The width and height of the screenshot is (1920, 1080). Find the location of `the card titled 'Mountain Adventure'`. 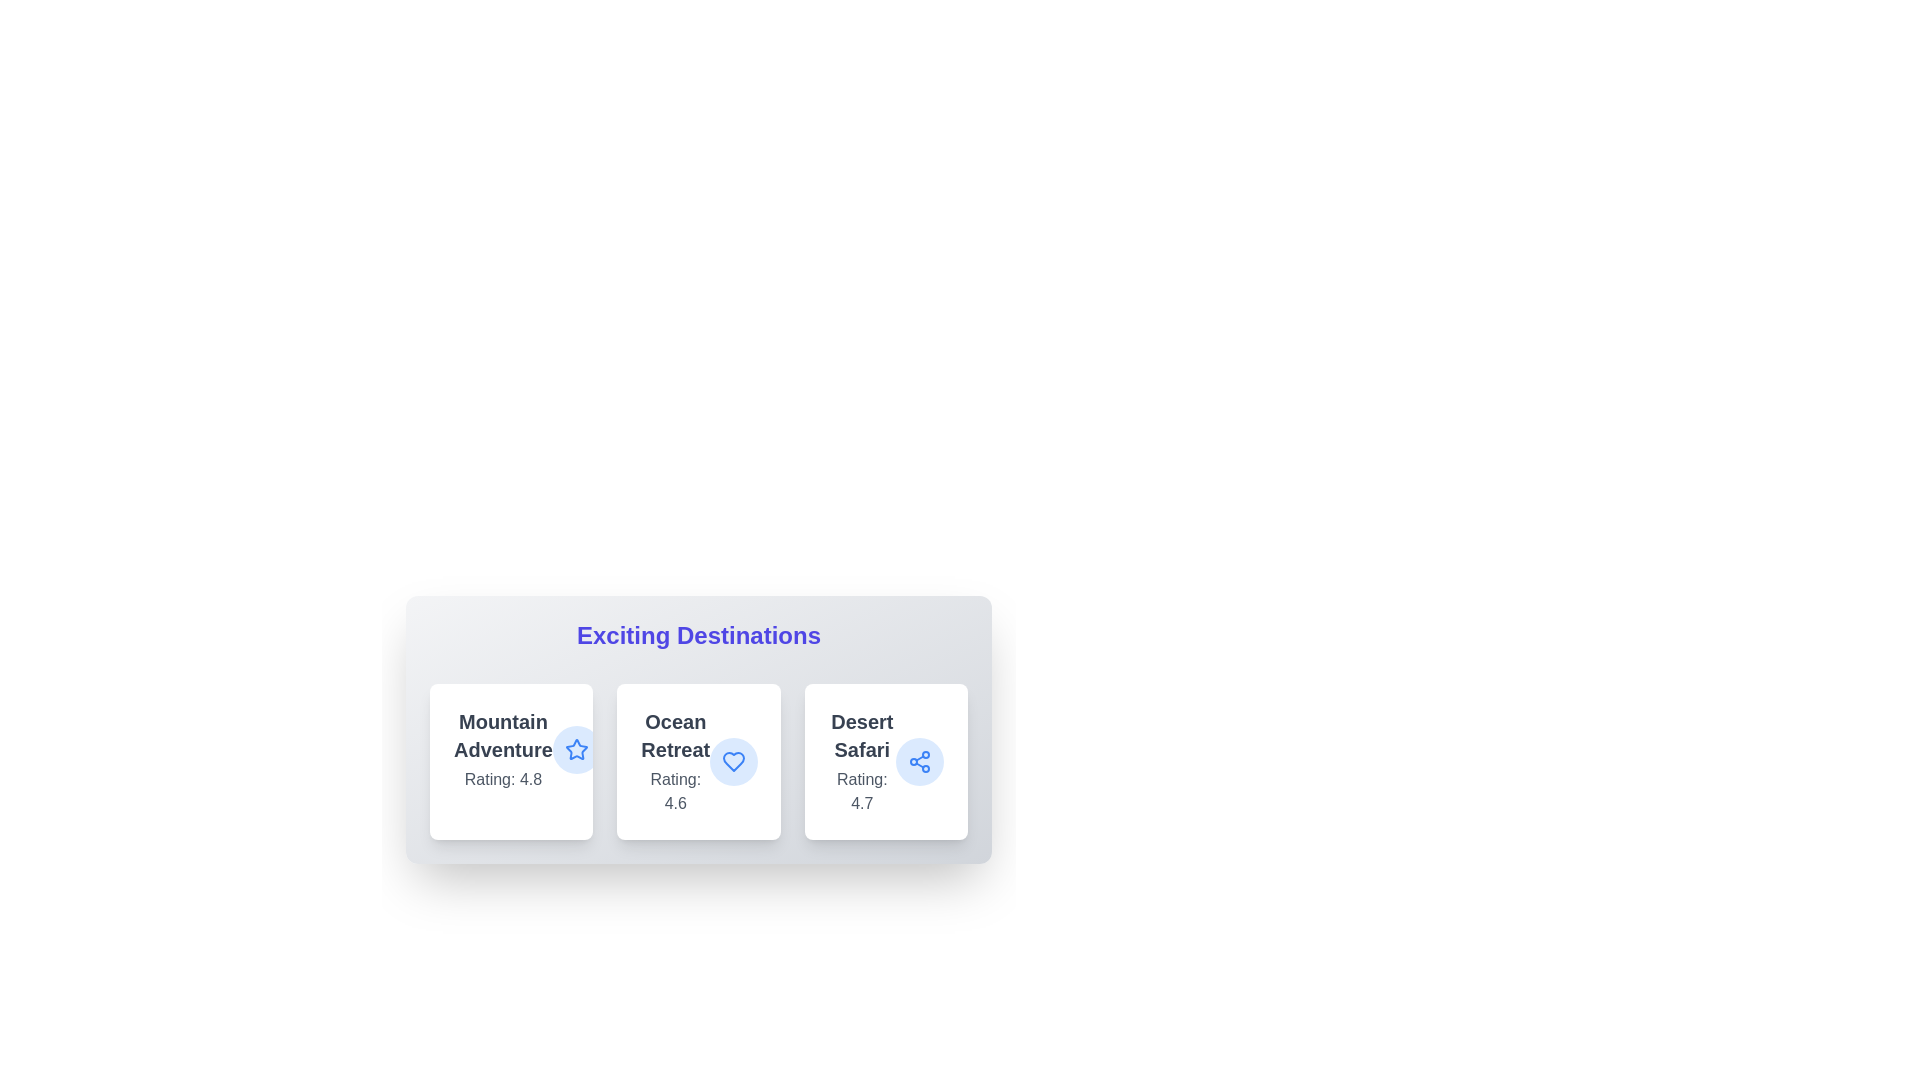

the card titled 'Mountain Adventure' is located at coordinates (511, 762).